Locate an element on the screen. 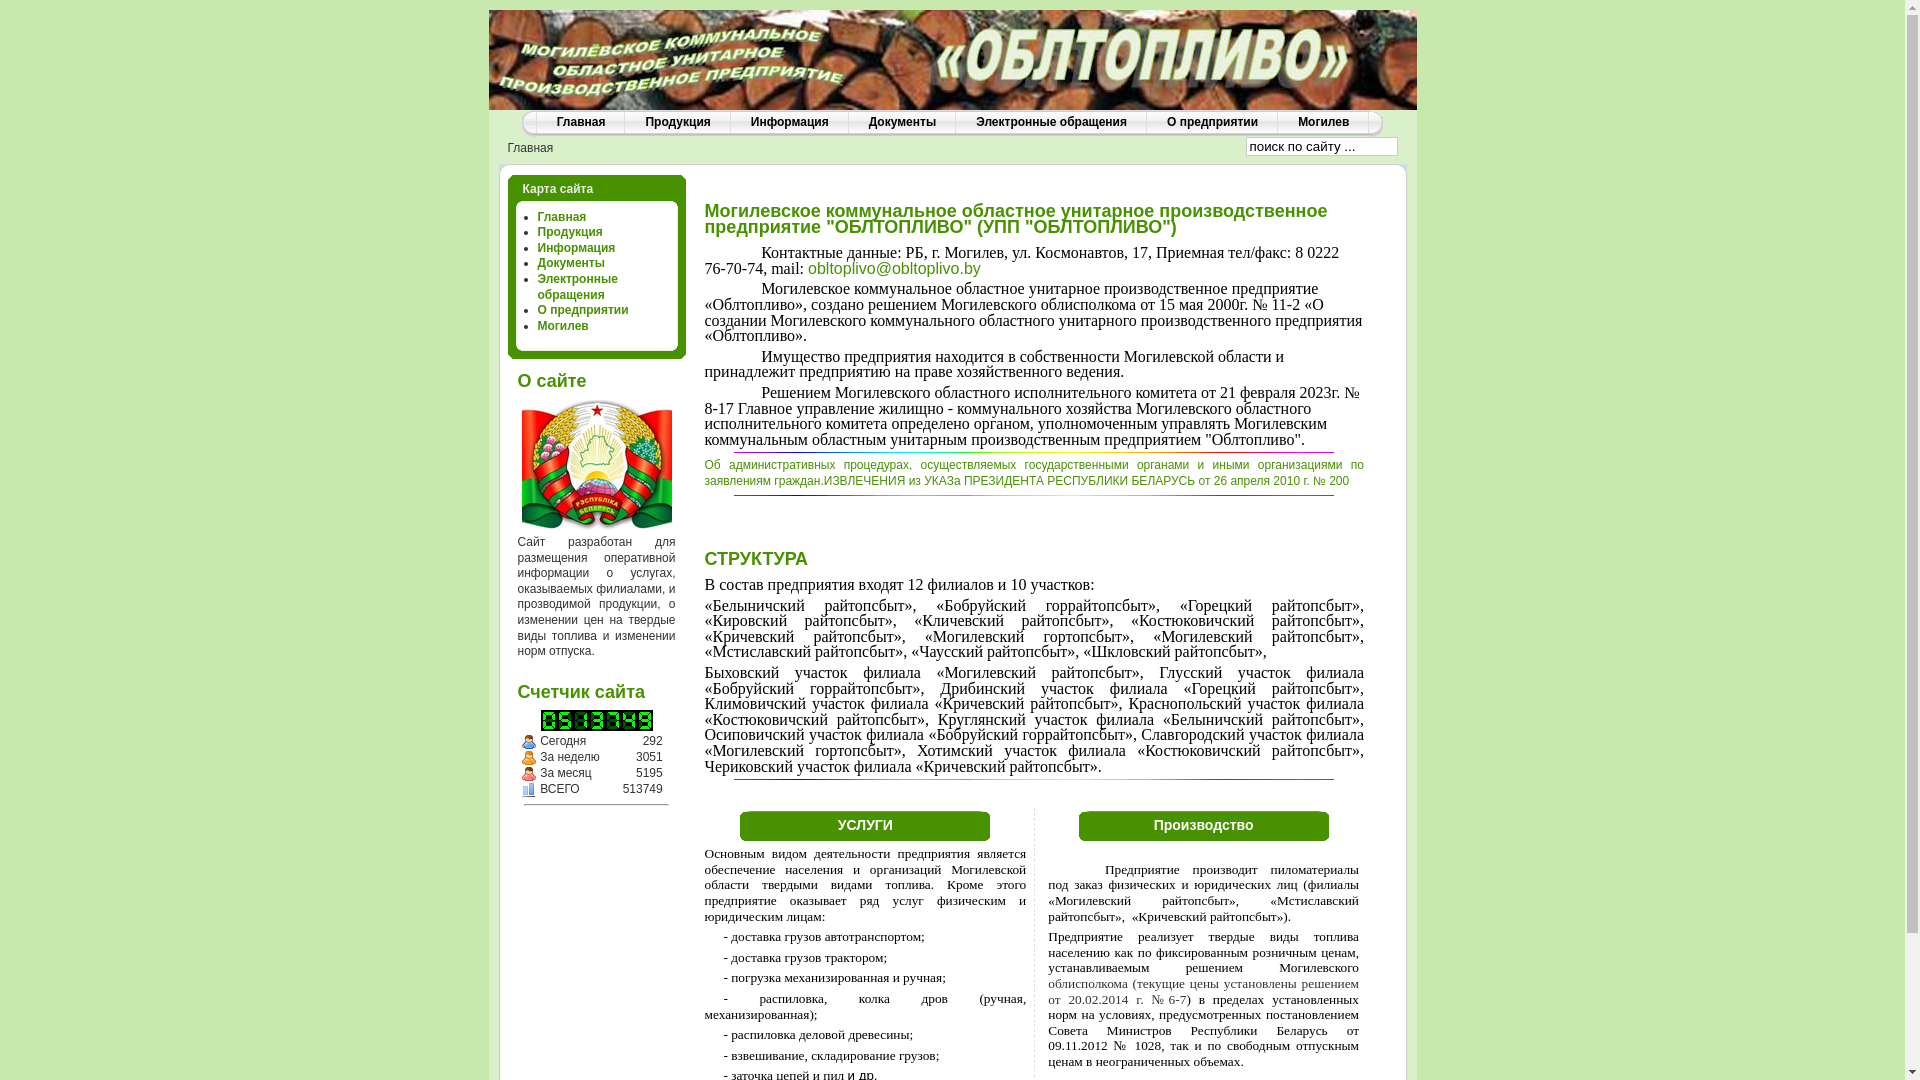  'Vinaora Visitors Counter' is located at coordinates (594, 720).